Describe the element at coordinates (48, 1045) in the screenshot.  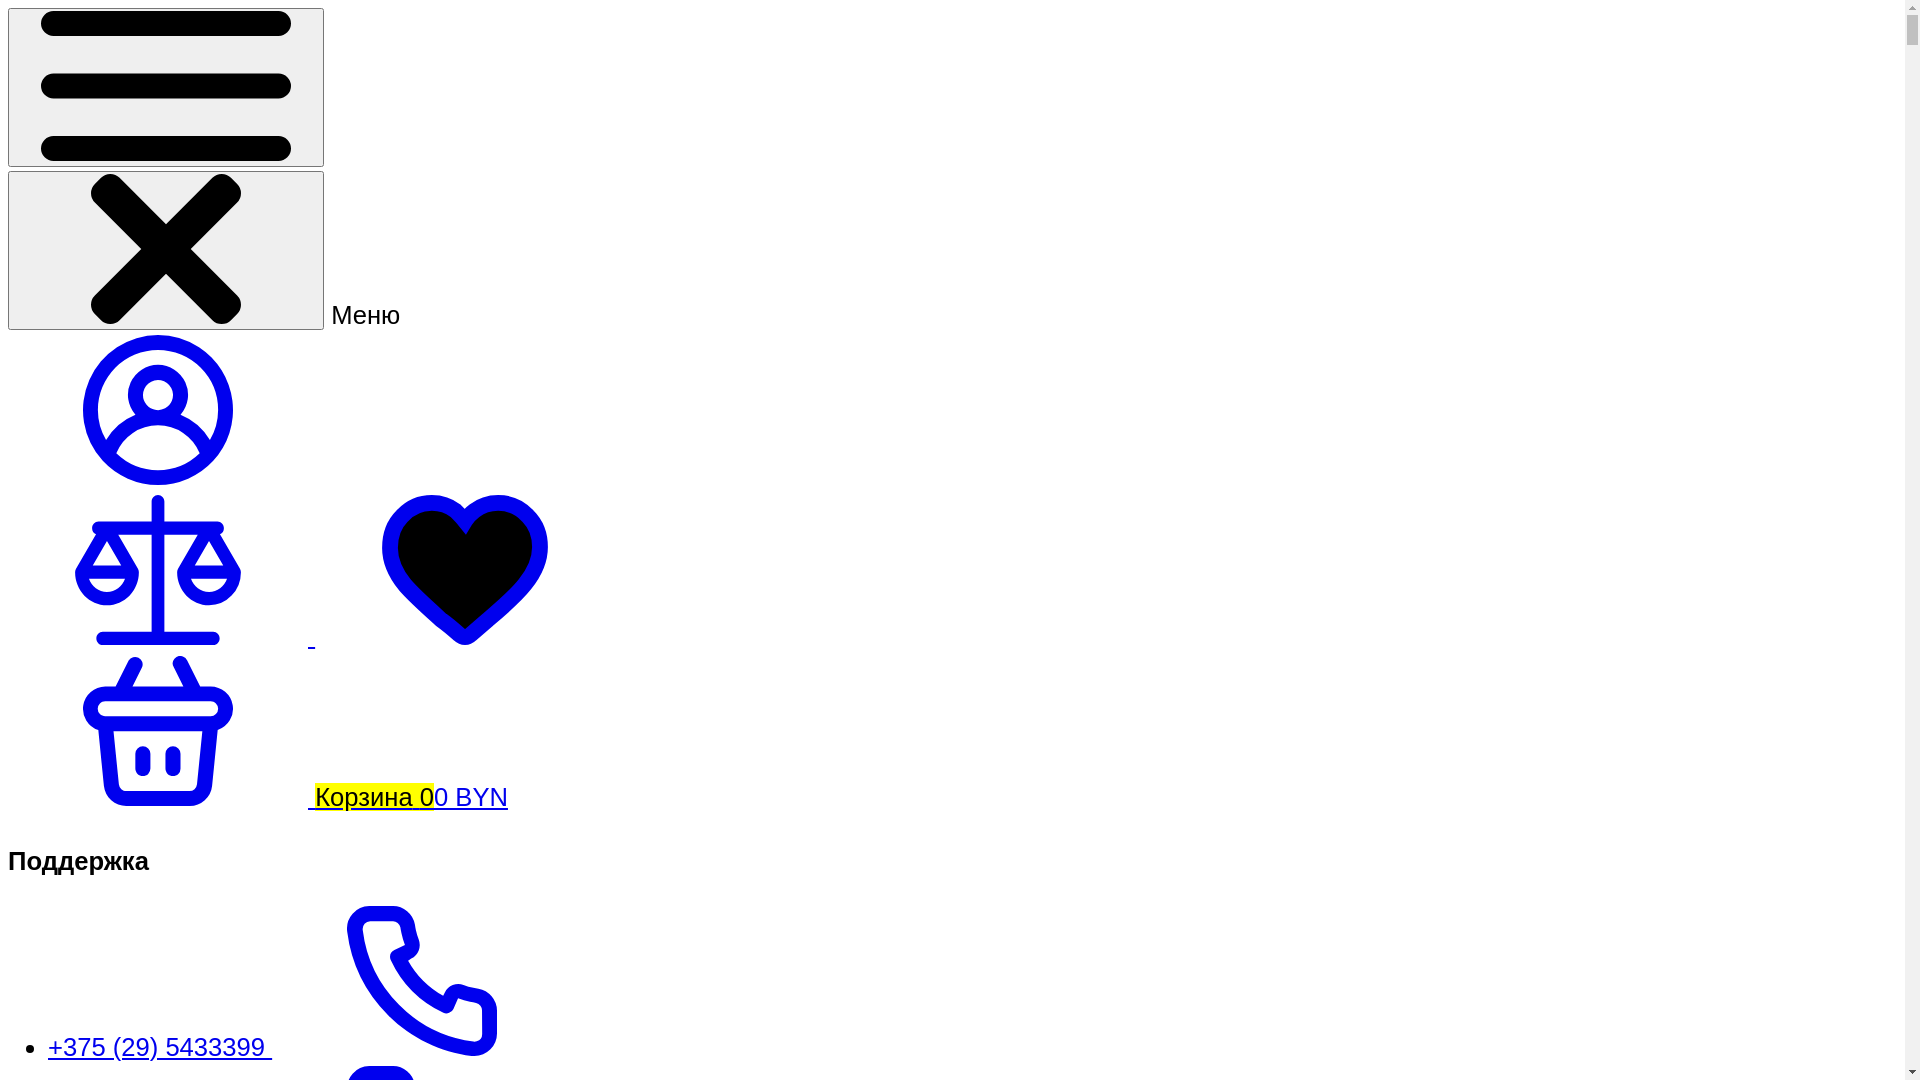
I see `'+375 (29) 5433399'` at that location.